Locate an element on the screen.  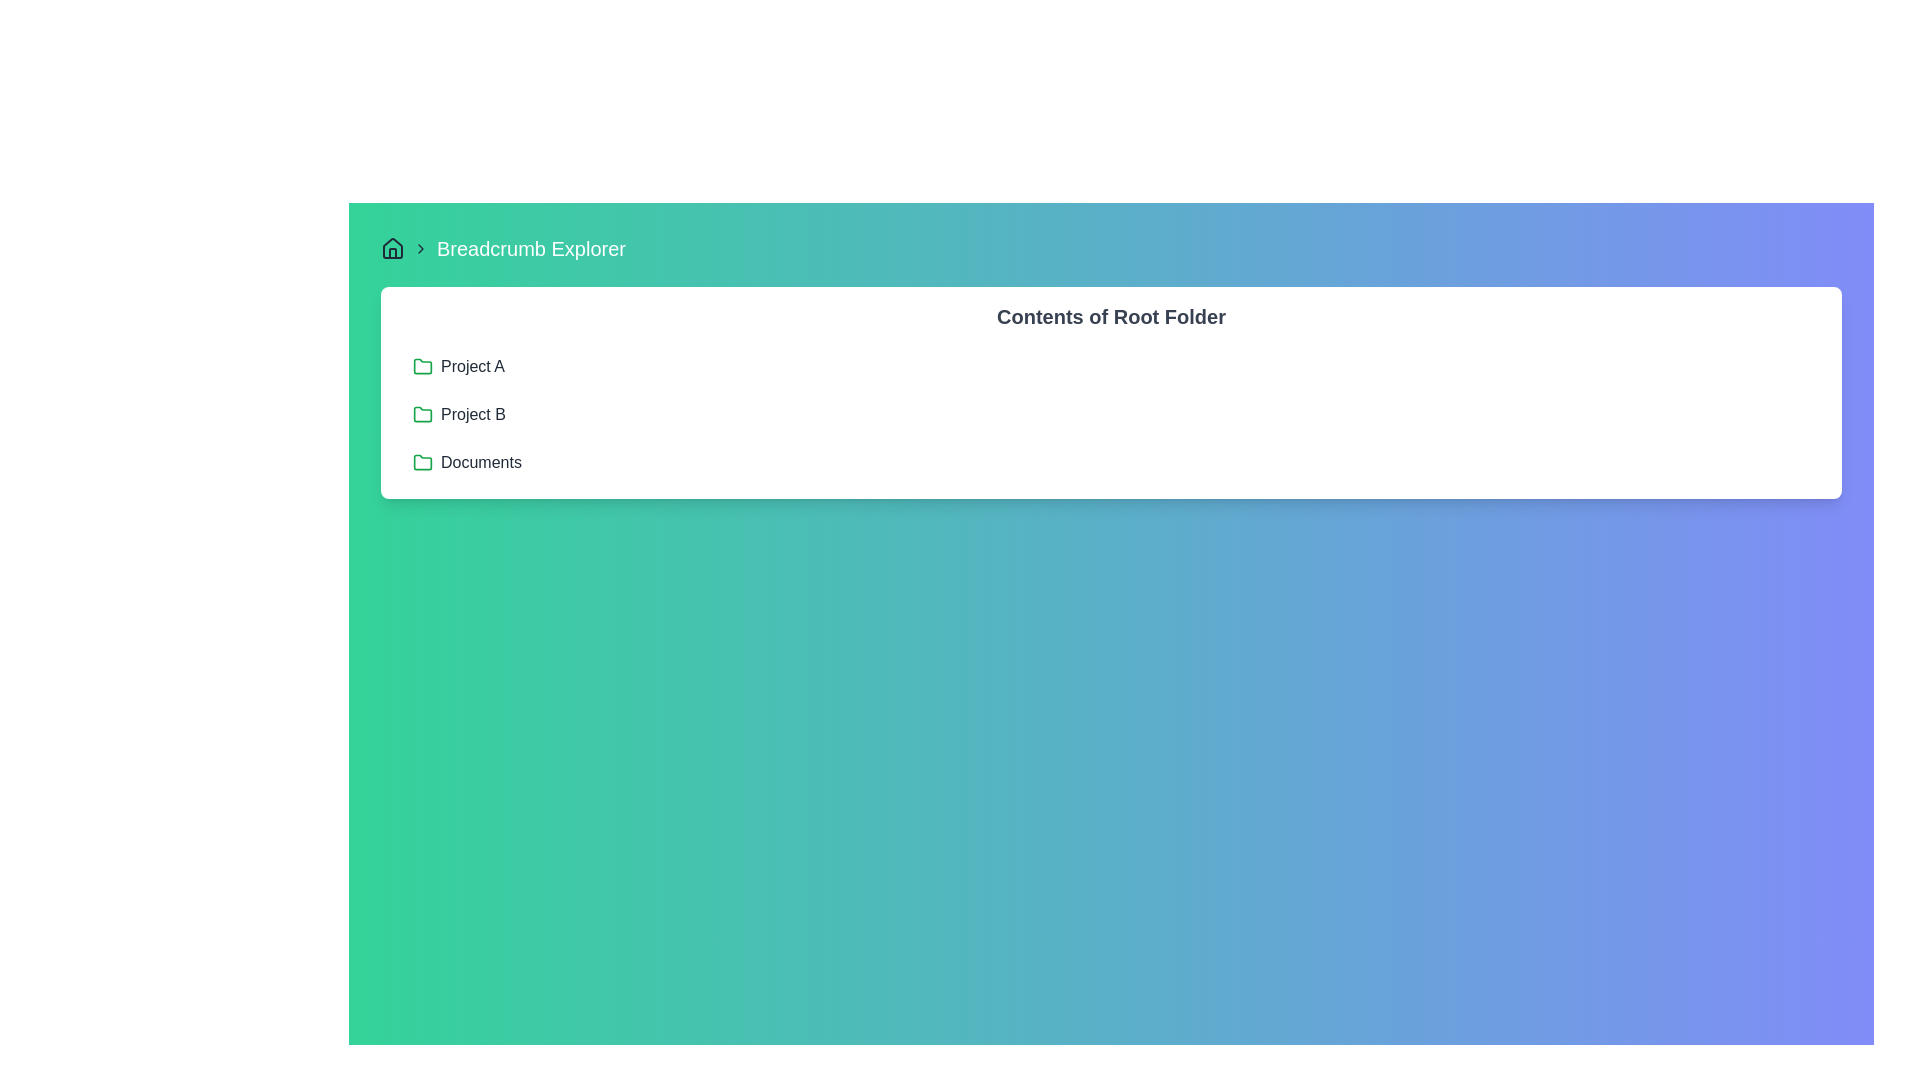
the text label for the folder named 'Project B', which is the second item in a vertical list of folder entries, located between 'Project A' and 'Documents' is located at coordinates (472, 414).